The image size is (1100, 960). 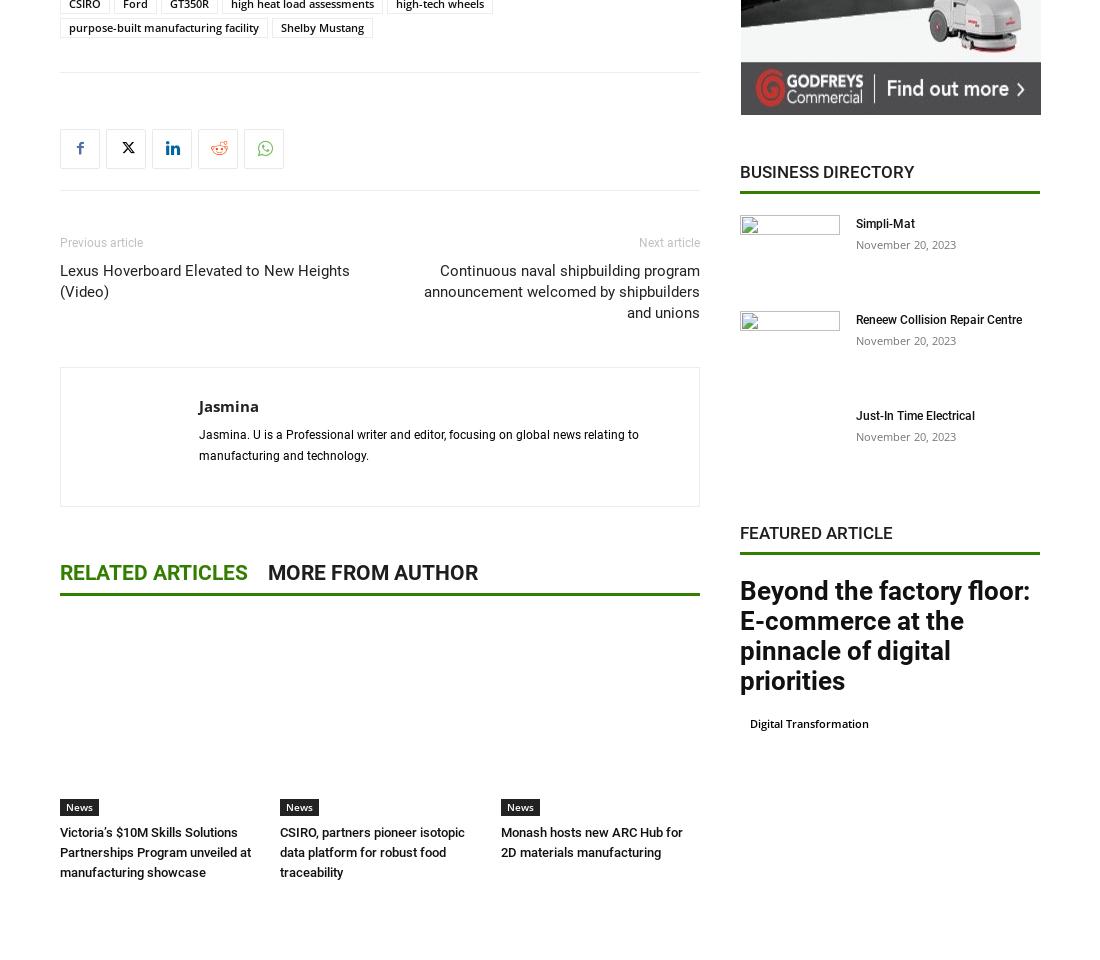 What do you see at coordinates (669, 241) in the screenshot?
I see `'Next article'` at bounding box center [669, 241].